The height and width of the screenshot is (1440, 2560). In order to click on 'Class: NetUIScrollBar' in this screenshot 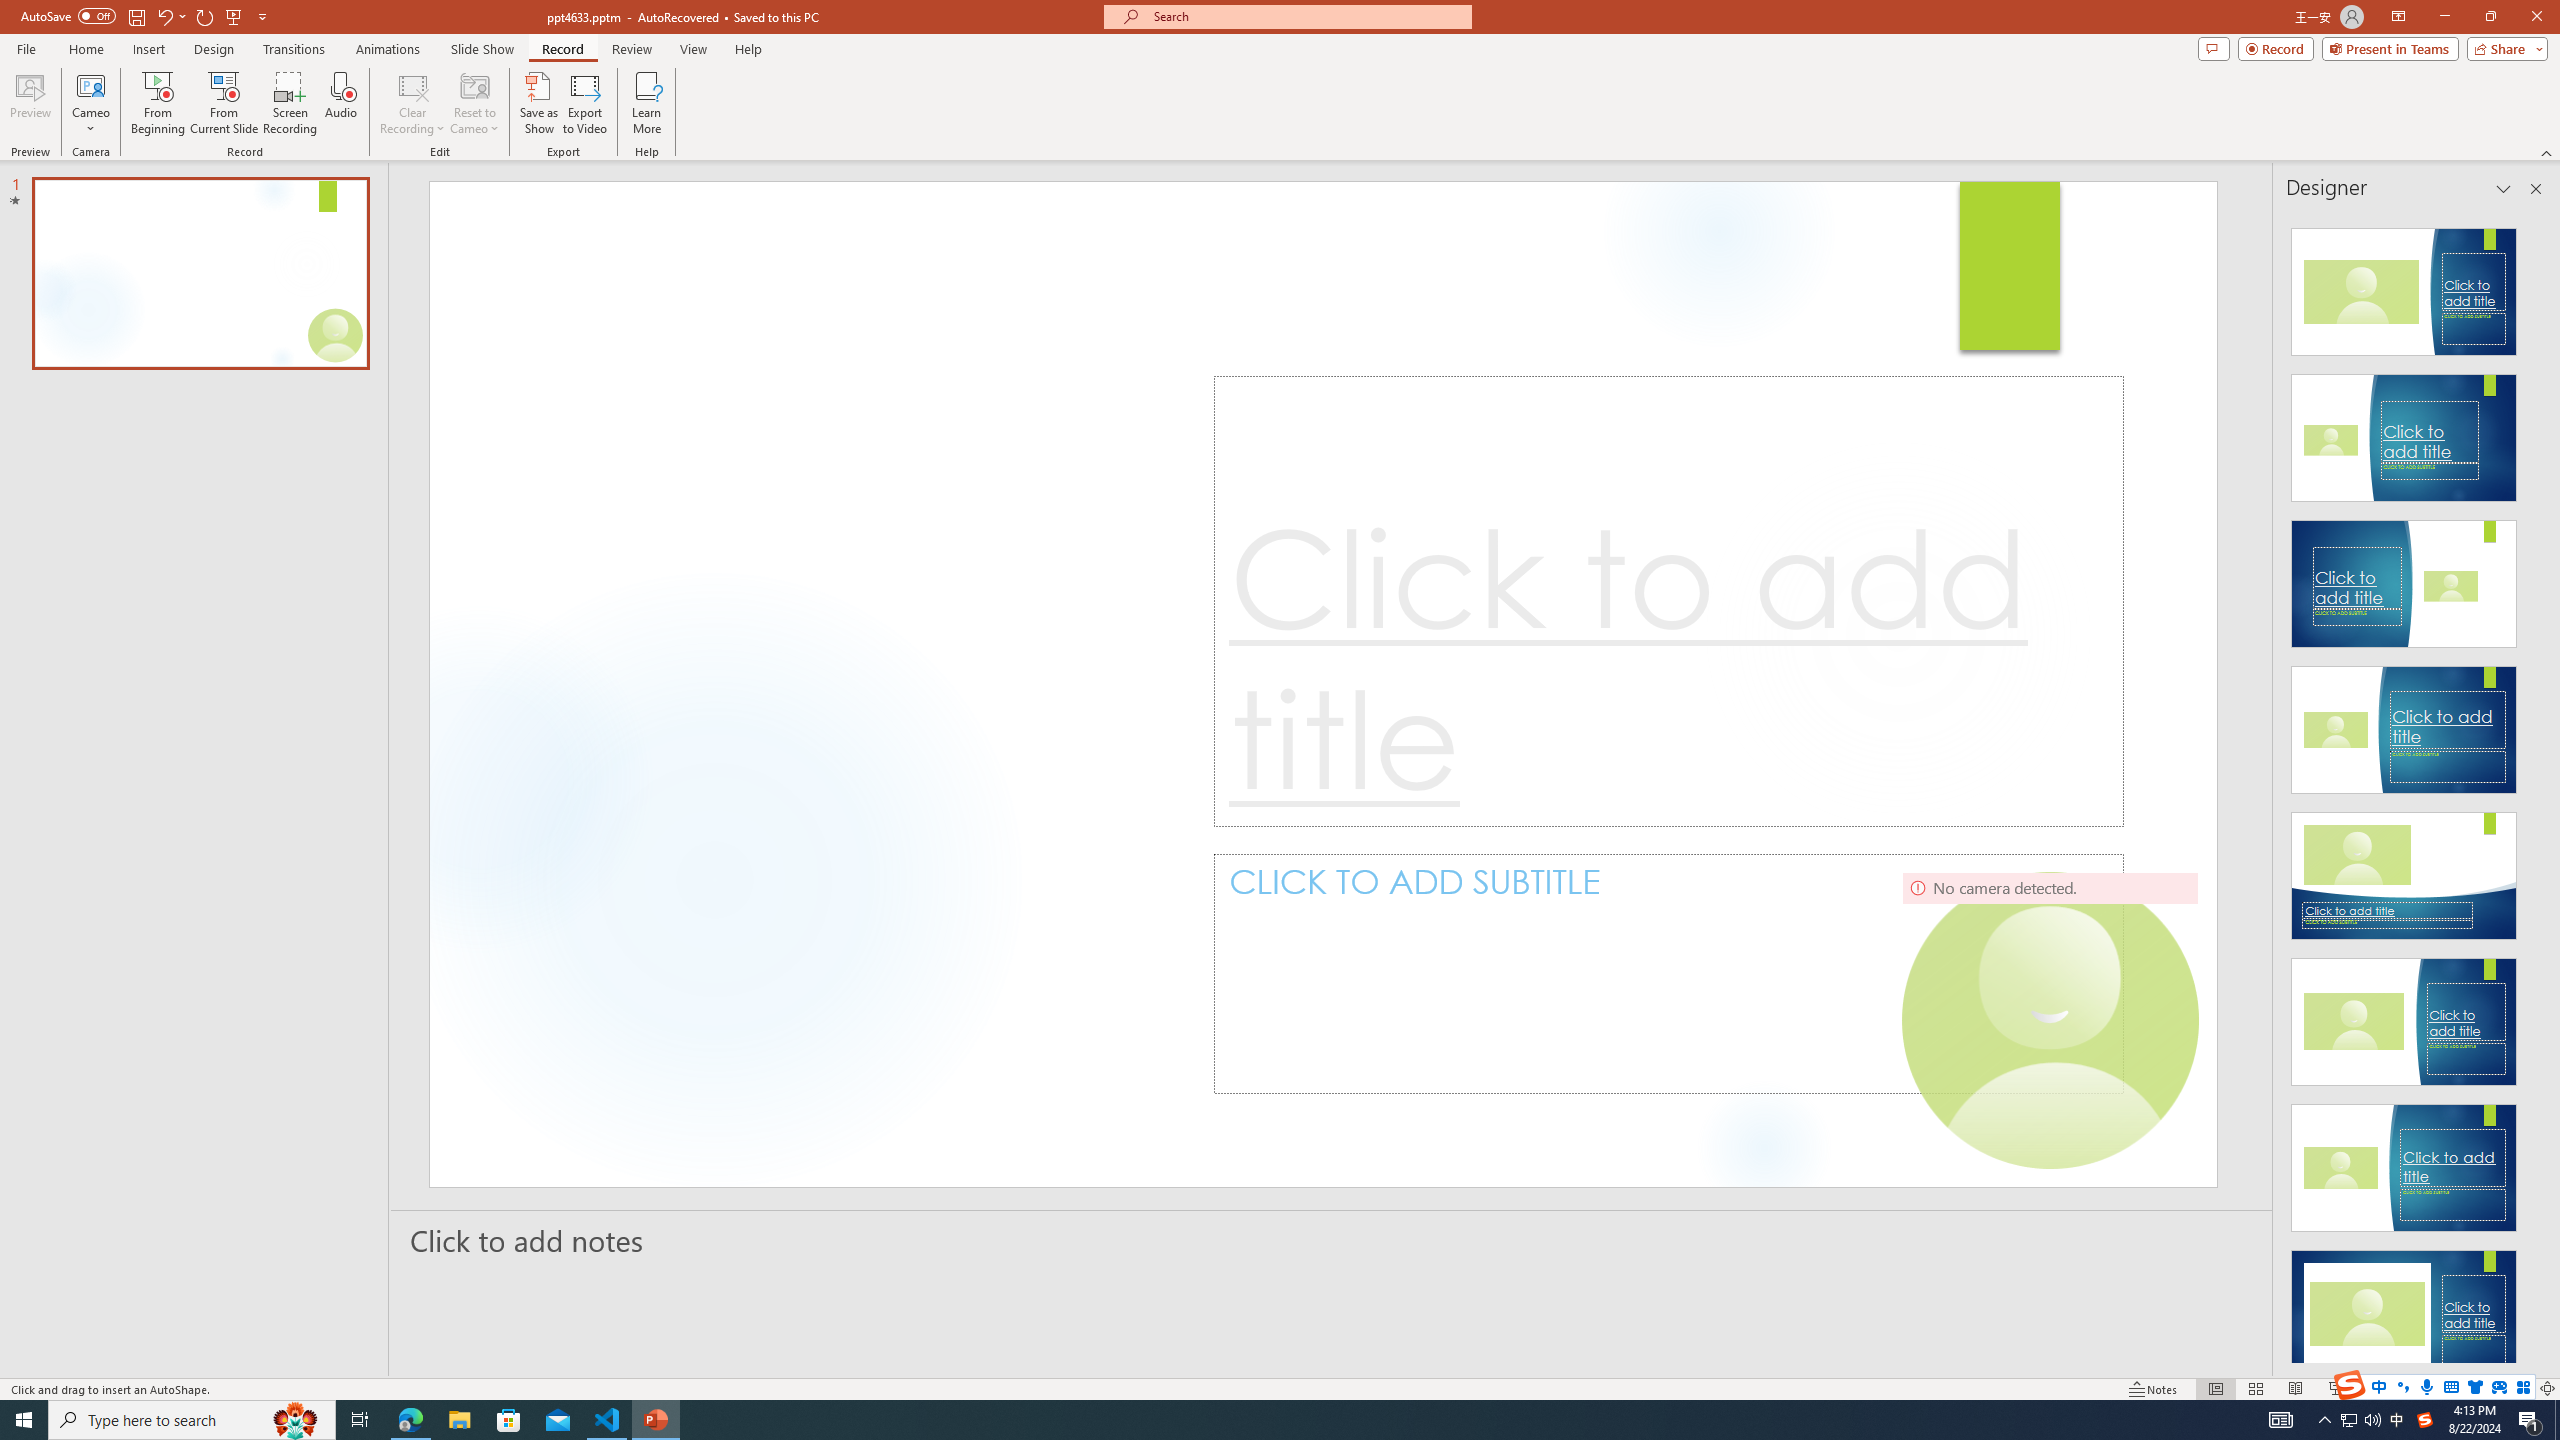, I will do `click(2533, 786)`.